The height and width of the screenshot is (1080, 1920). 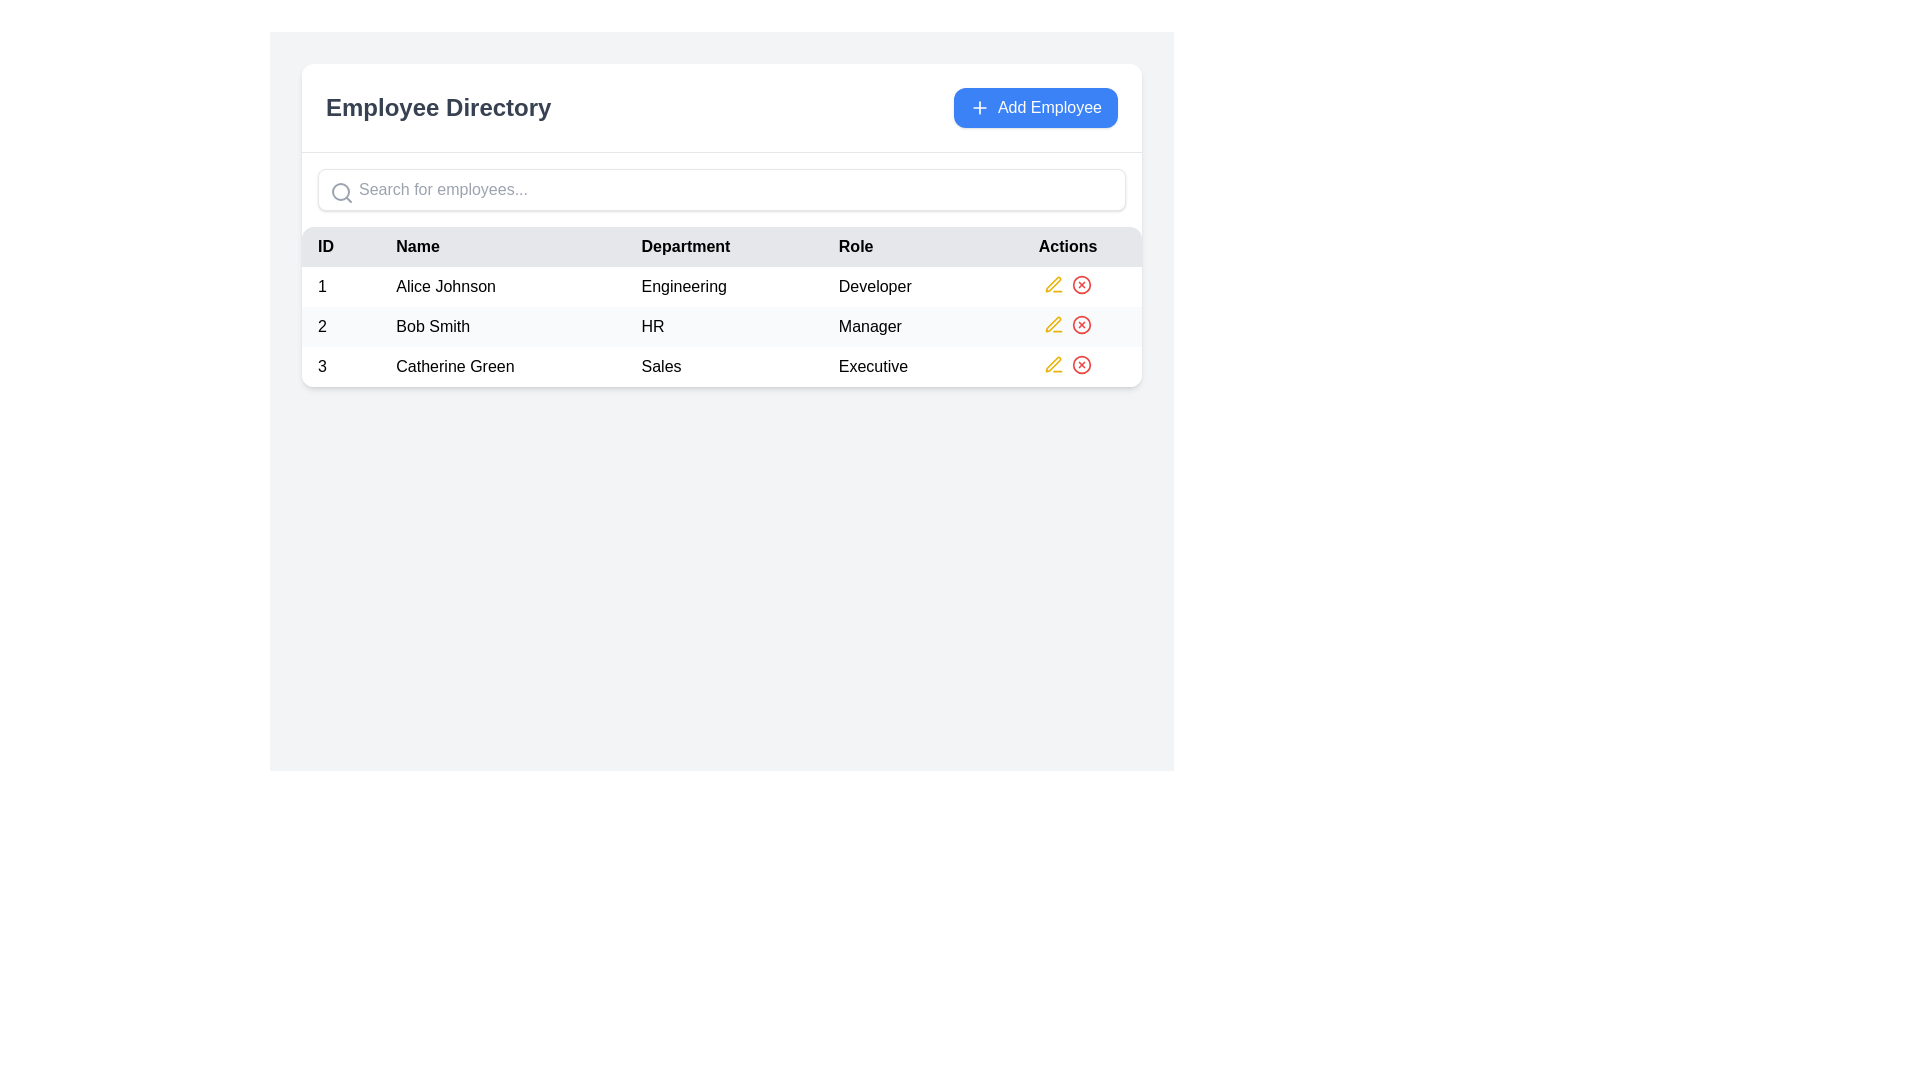 I want to click on the circular graphical icon component located within the search icon at the start of the search bar, so click(x=340, y=192).